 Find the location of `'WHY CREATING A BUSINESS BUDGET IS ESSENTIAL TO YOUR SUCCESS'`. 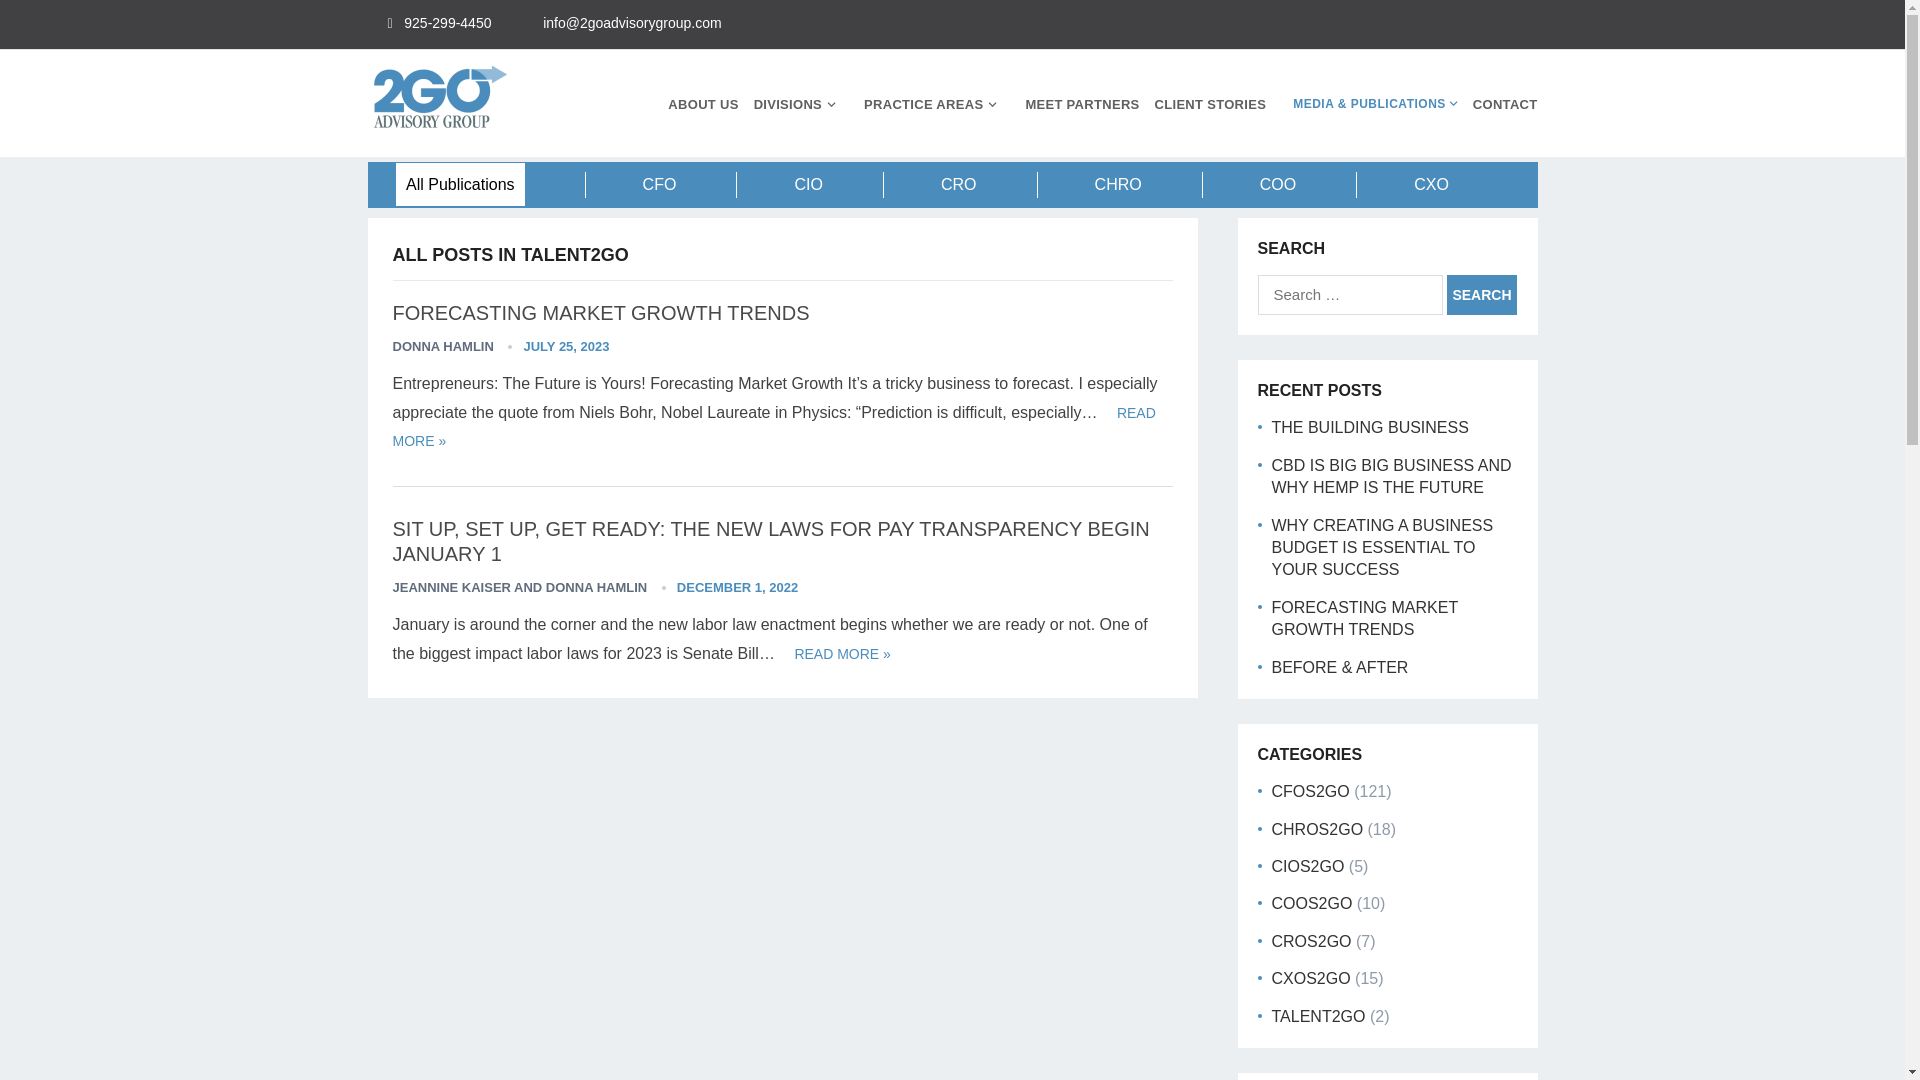

'WHY CREATING A BUSINESS BUDGET IS ESSENTIAL TO YOUR SUCCESS' is located at coordinates (1381, 547).